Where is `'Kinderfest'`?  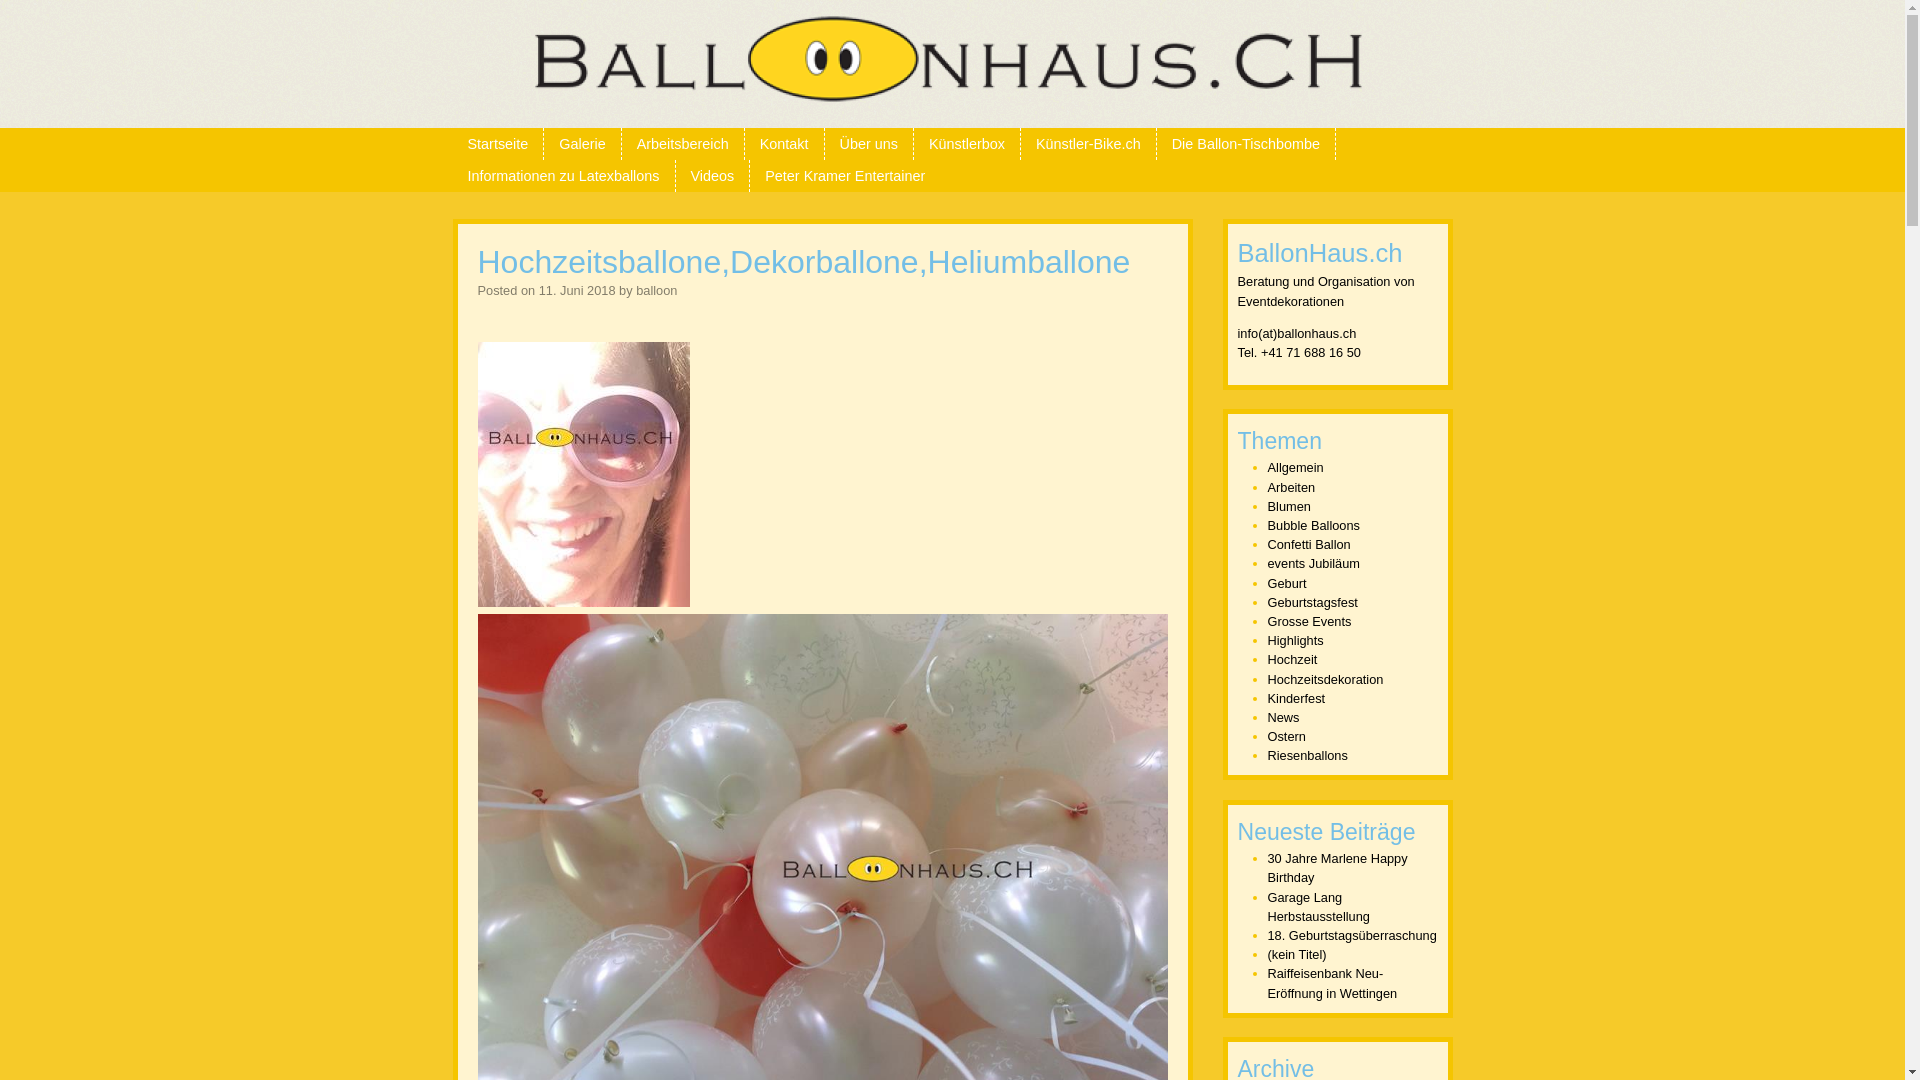 'Kinderfest' is located at coordinates (1296, 697).